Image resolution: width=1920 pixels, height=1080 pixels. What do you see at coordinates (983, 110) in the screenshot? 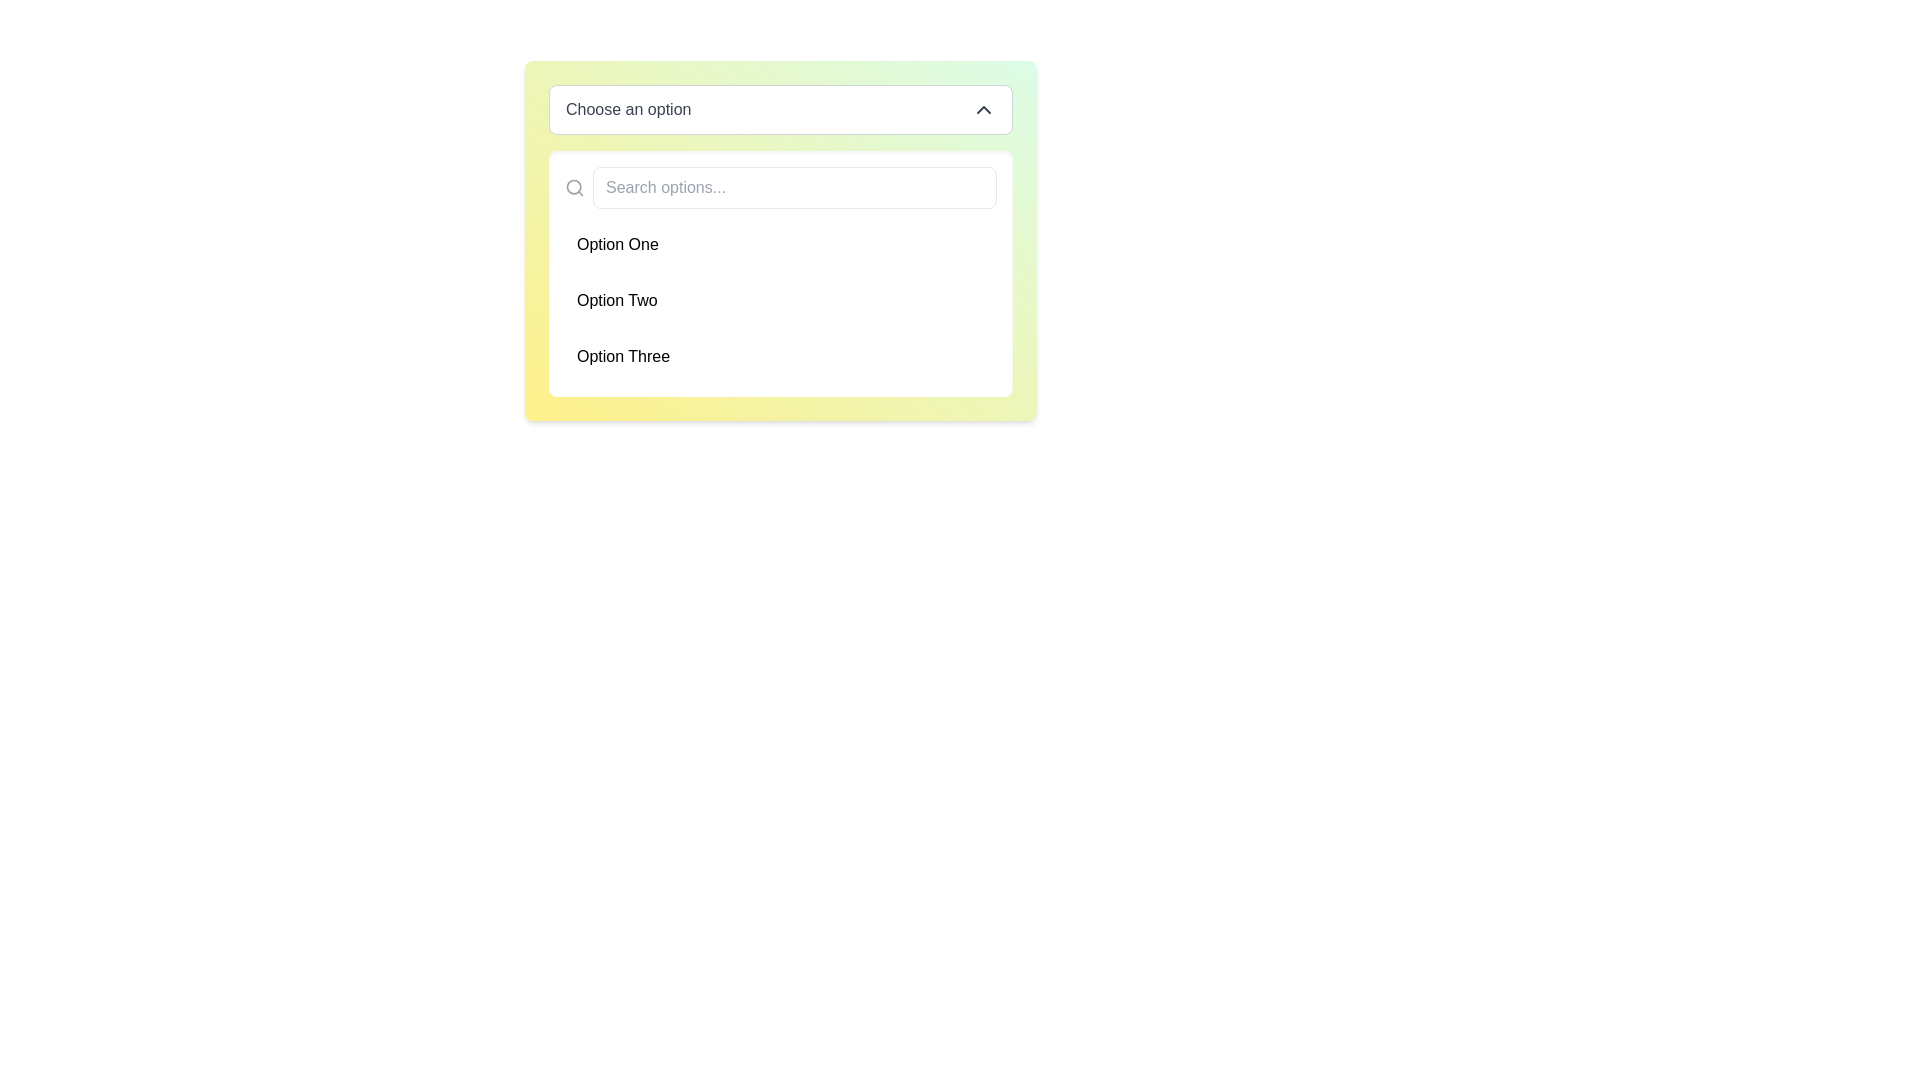
I see `the upward-facing chevron icon located on the right side of the 'Choose an option' button` at bounding box center [983, 110].